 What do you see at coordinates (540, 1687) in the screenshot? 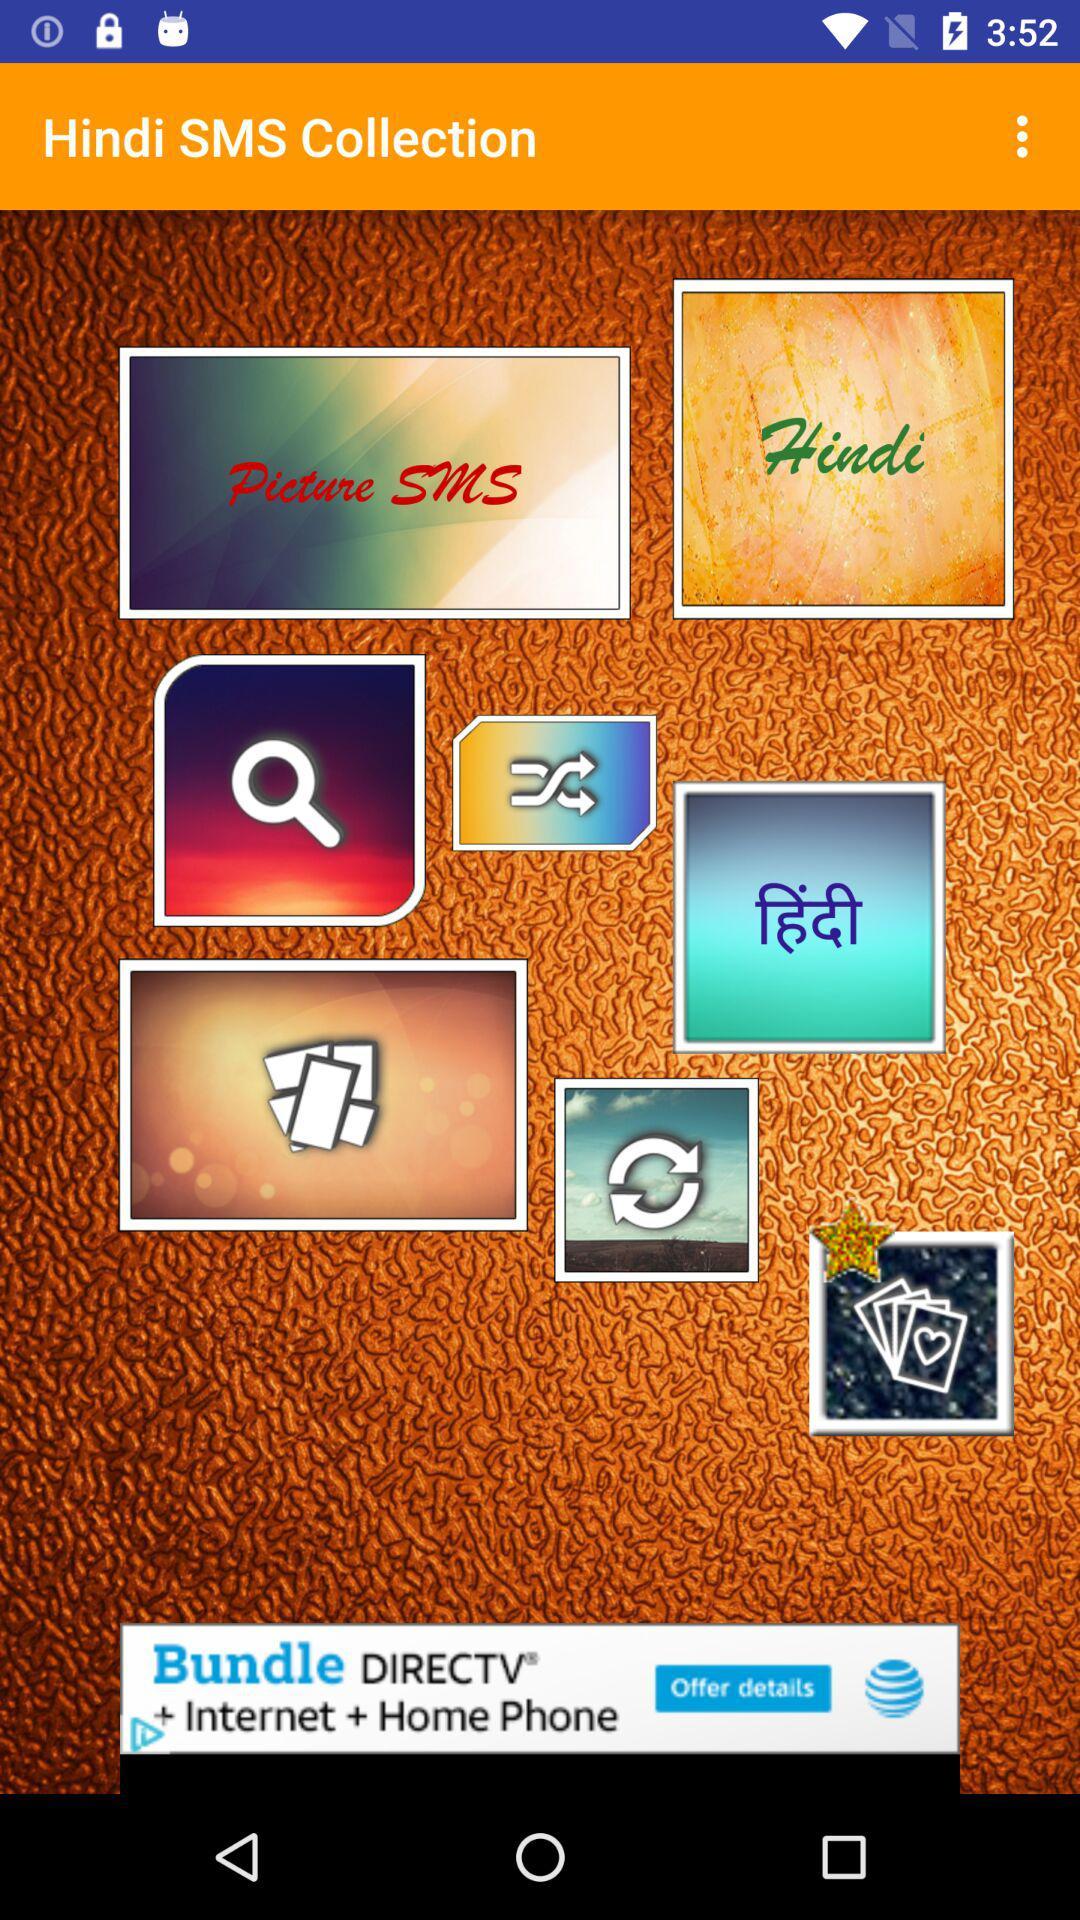
I see `advertisement` at bounding box center [540, 1687].